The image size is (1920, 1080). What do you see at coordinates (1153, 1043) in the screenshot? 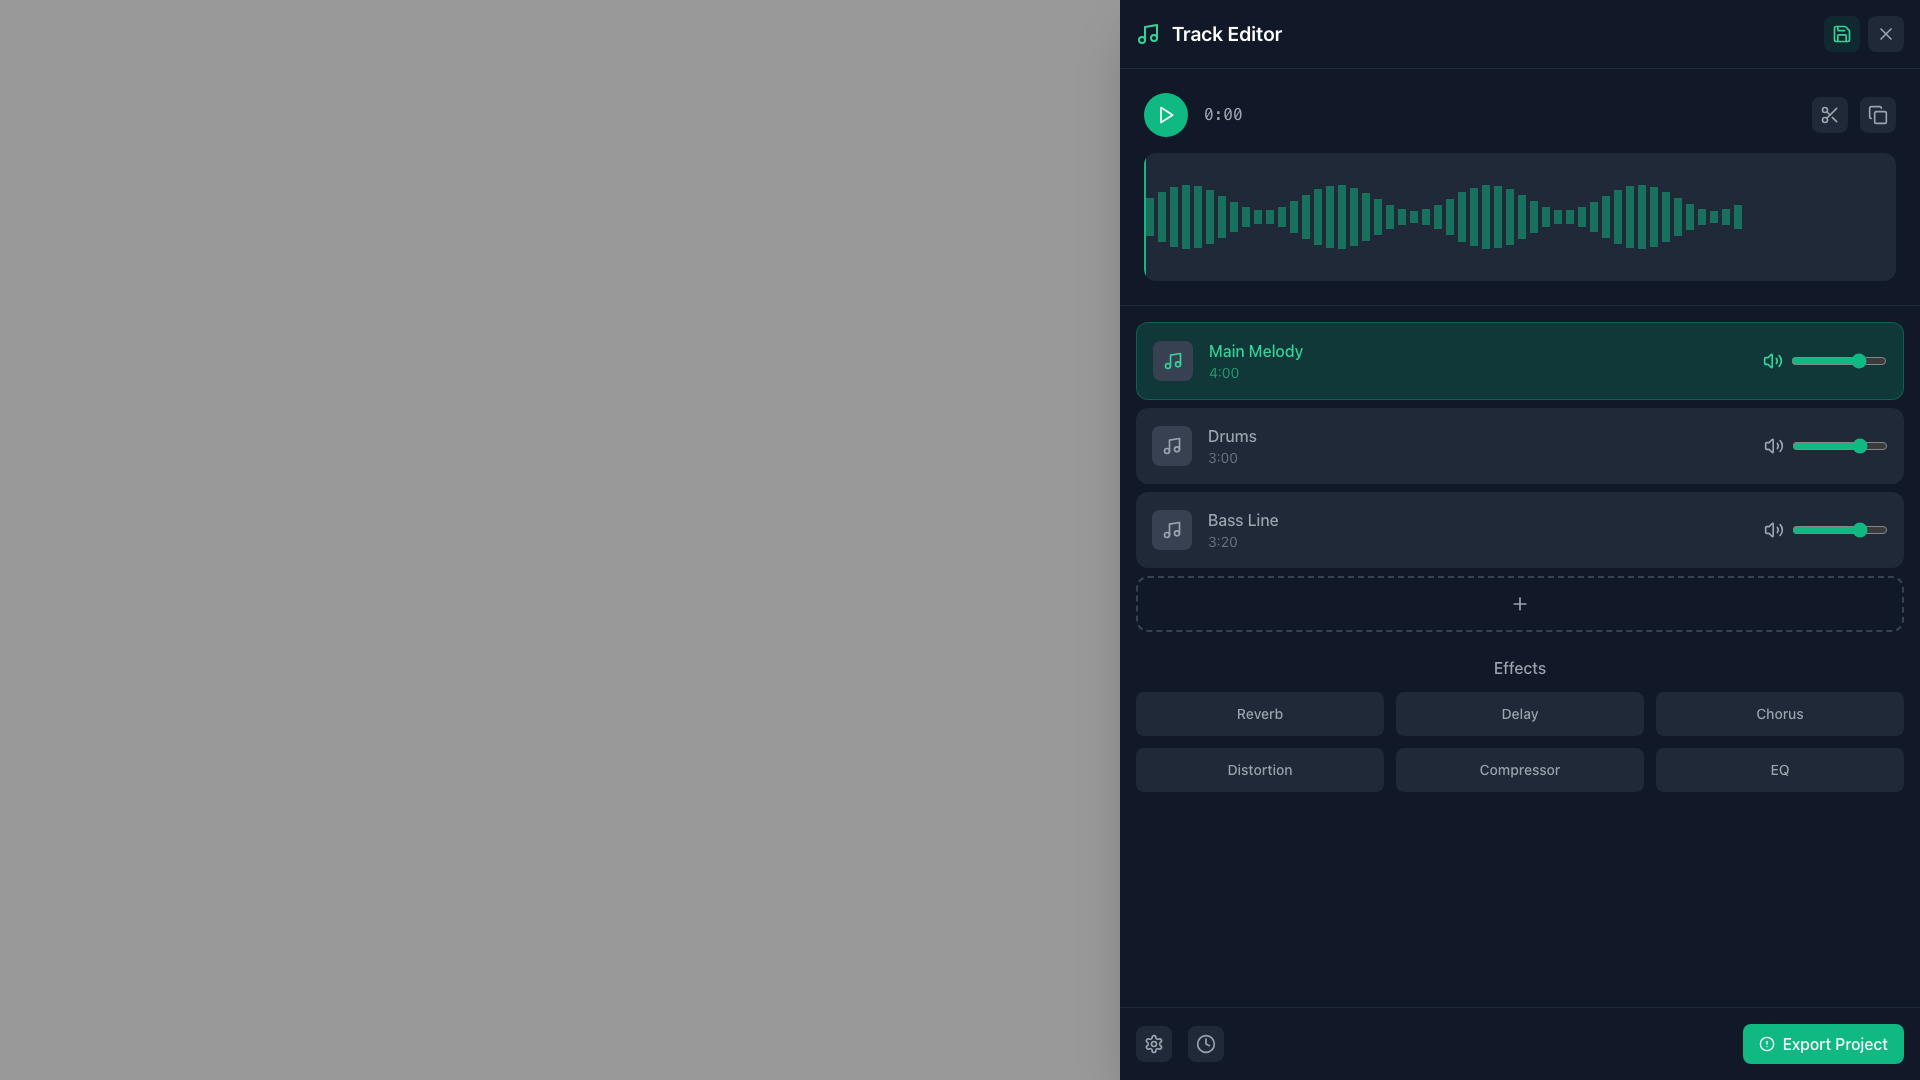
I see `the gear/cog icon in the bottom left corner of the interface` at bounding box center [1153, 1043].